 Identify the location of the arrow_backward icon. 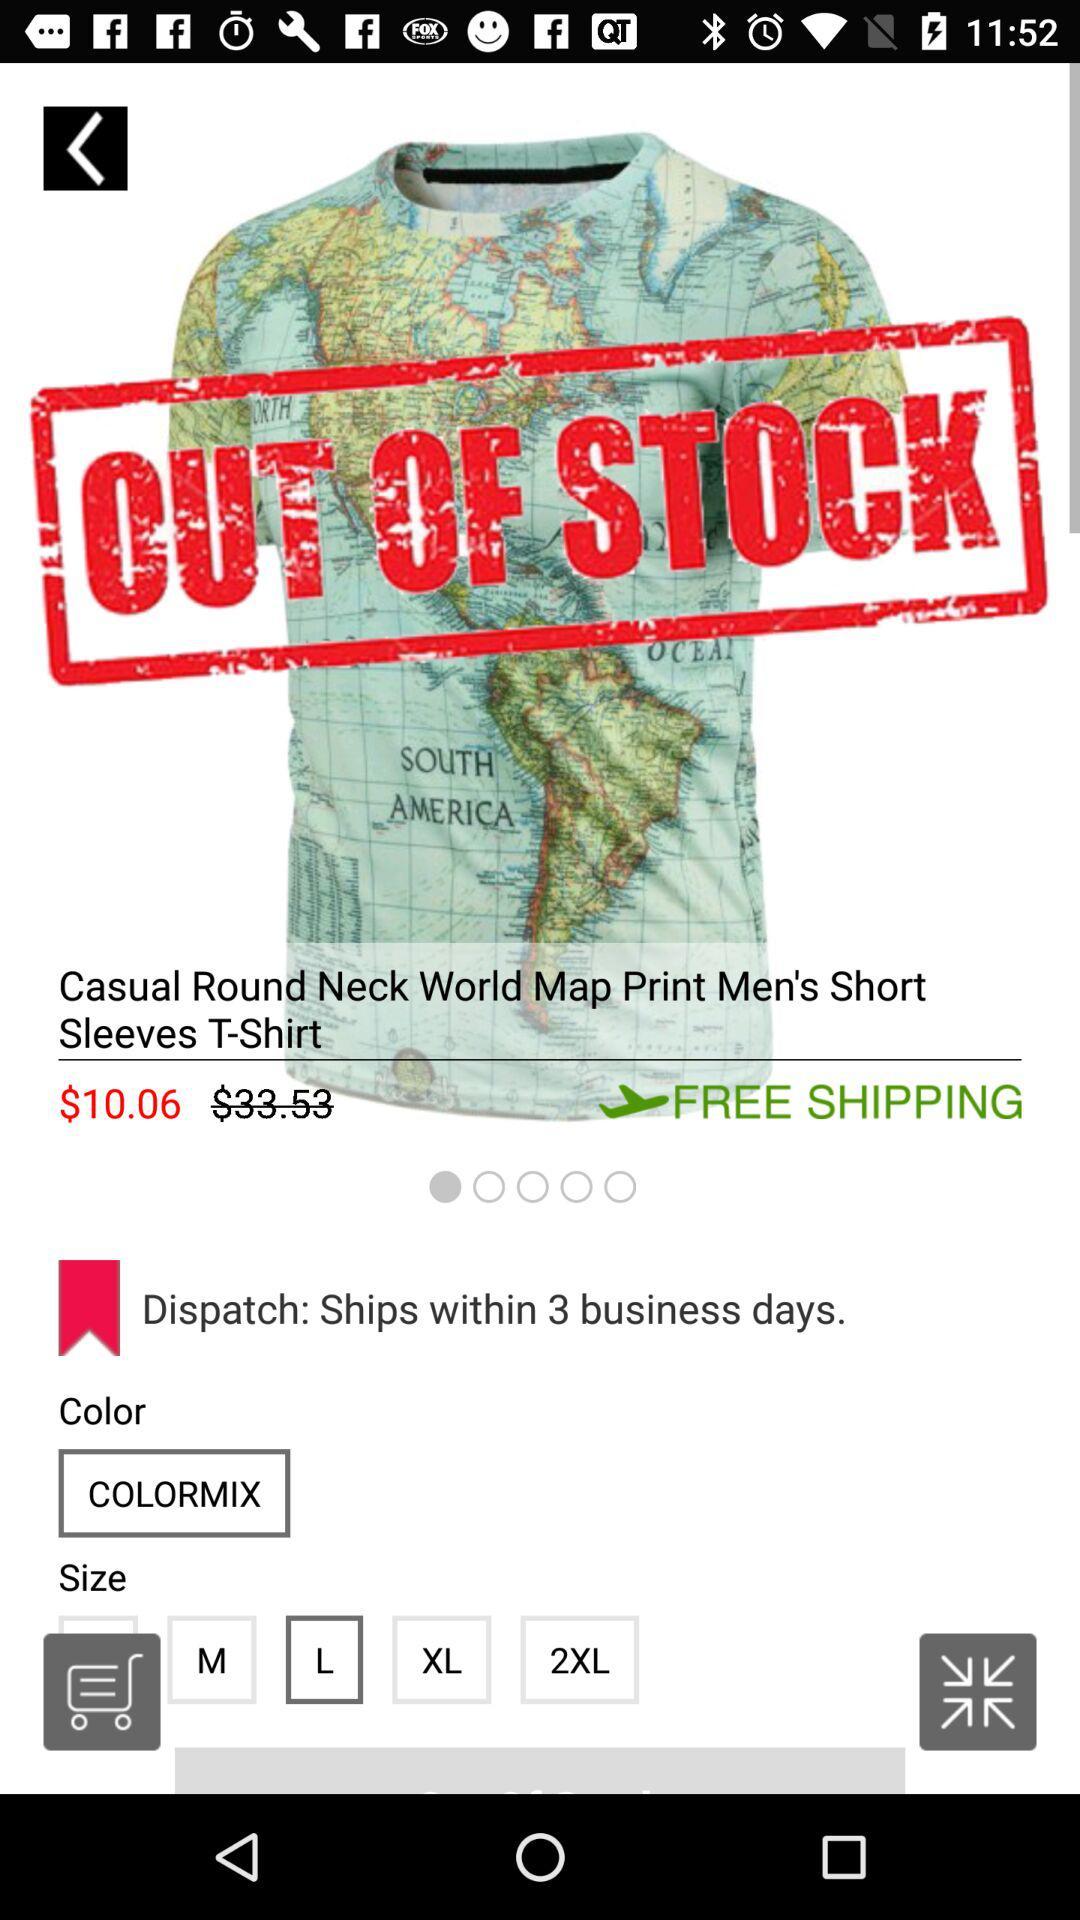
(84, 147).